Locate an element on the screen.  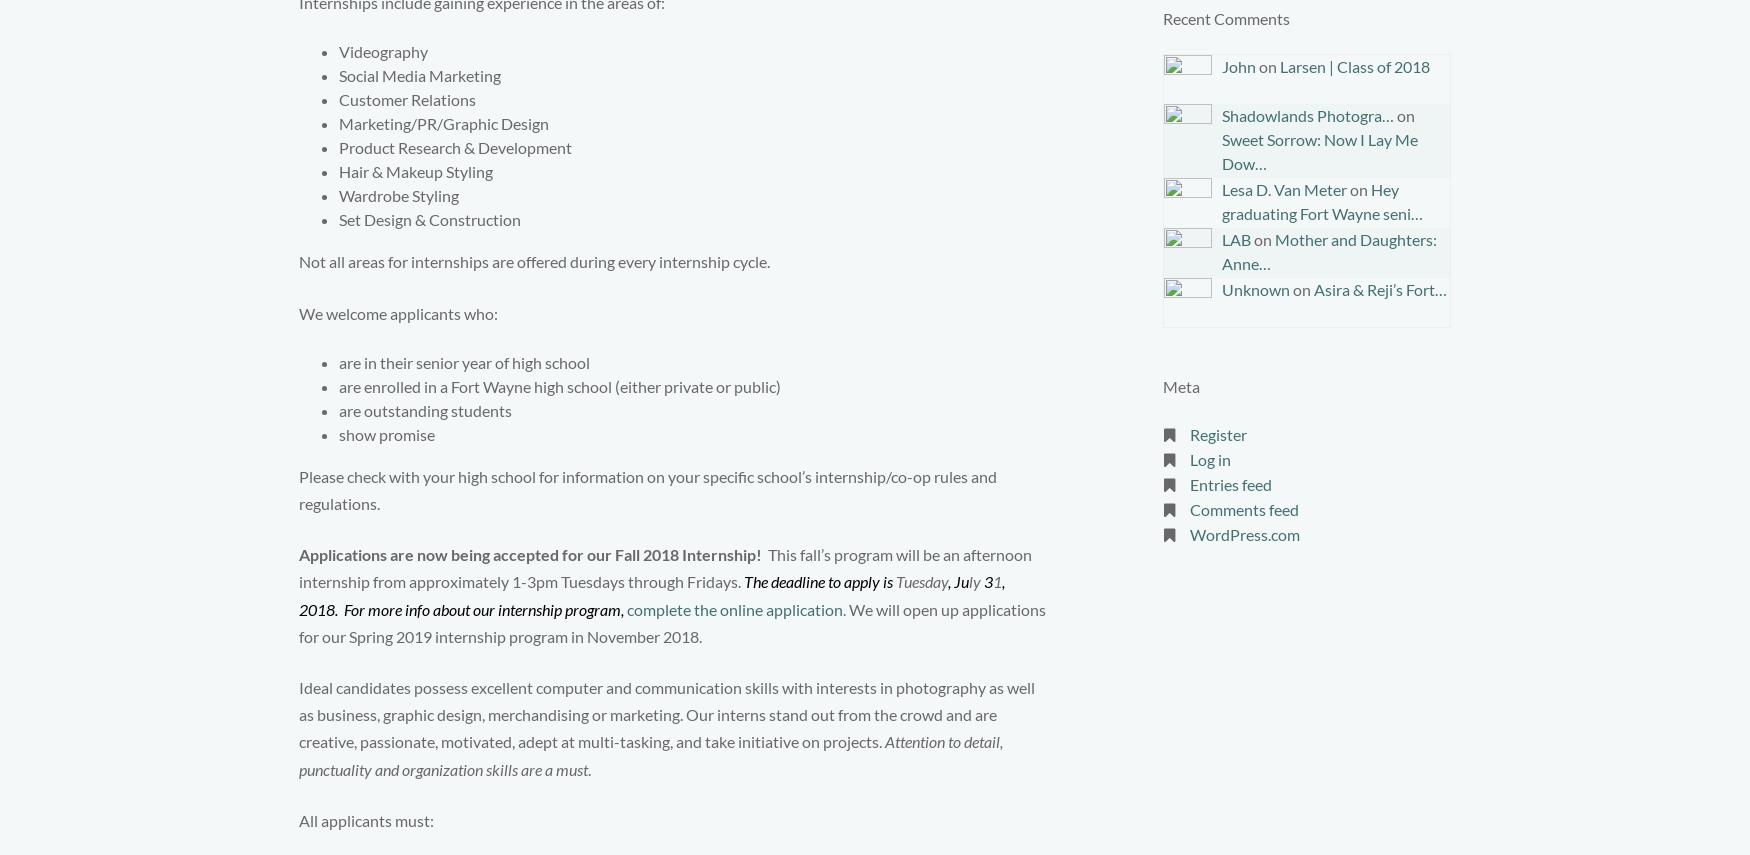
'Entries feed' is located at coordinates (1230, 483).